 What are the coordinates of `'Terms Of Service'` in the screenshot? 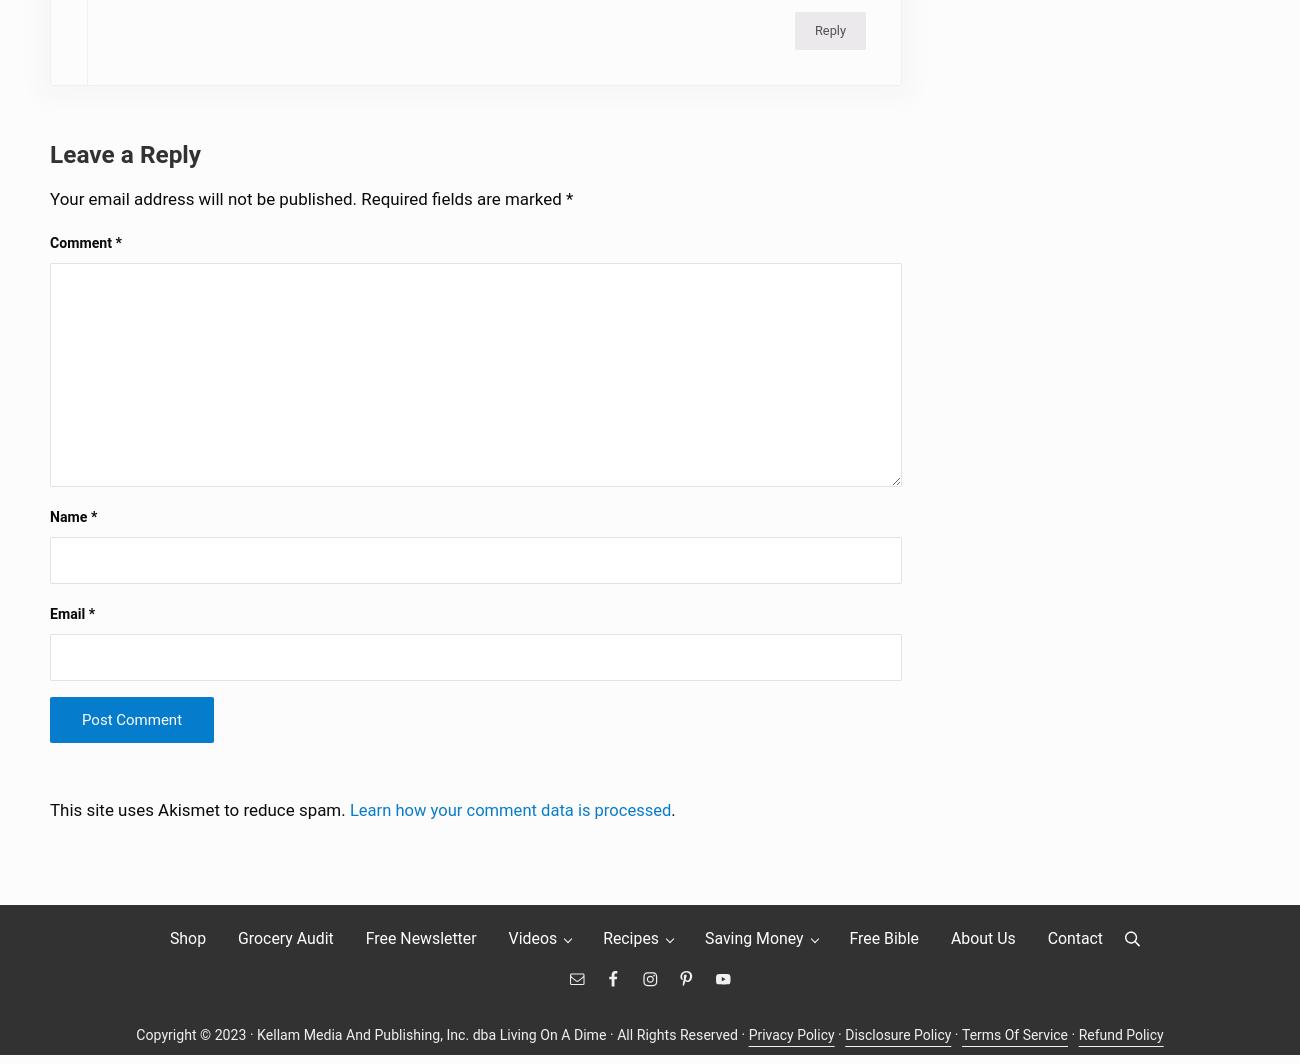 It's located at (1014, 1048).